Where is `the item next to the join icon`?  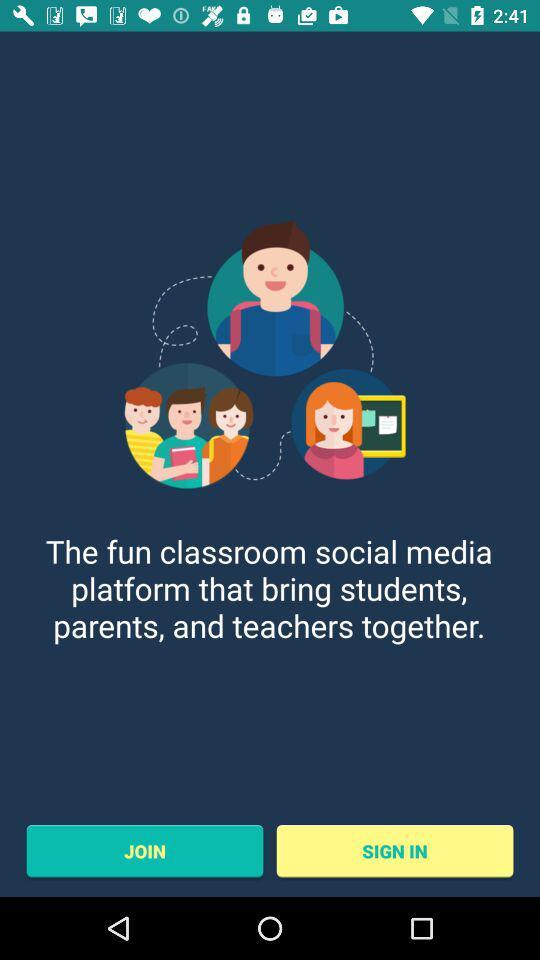
the item next to the join icon is located at coordinates (395, 850).